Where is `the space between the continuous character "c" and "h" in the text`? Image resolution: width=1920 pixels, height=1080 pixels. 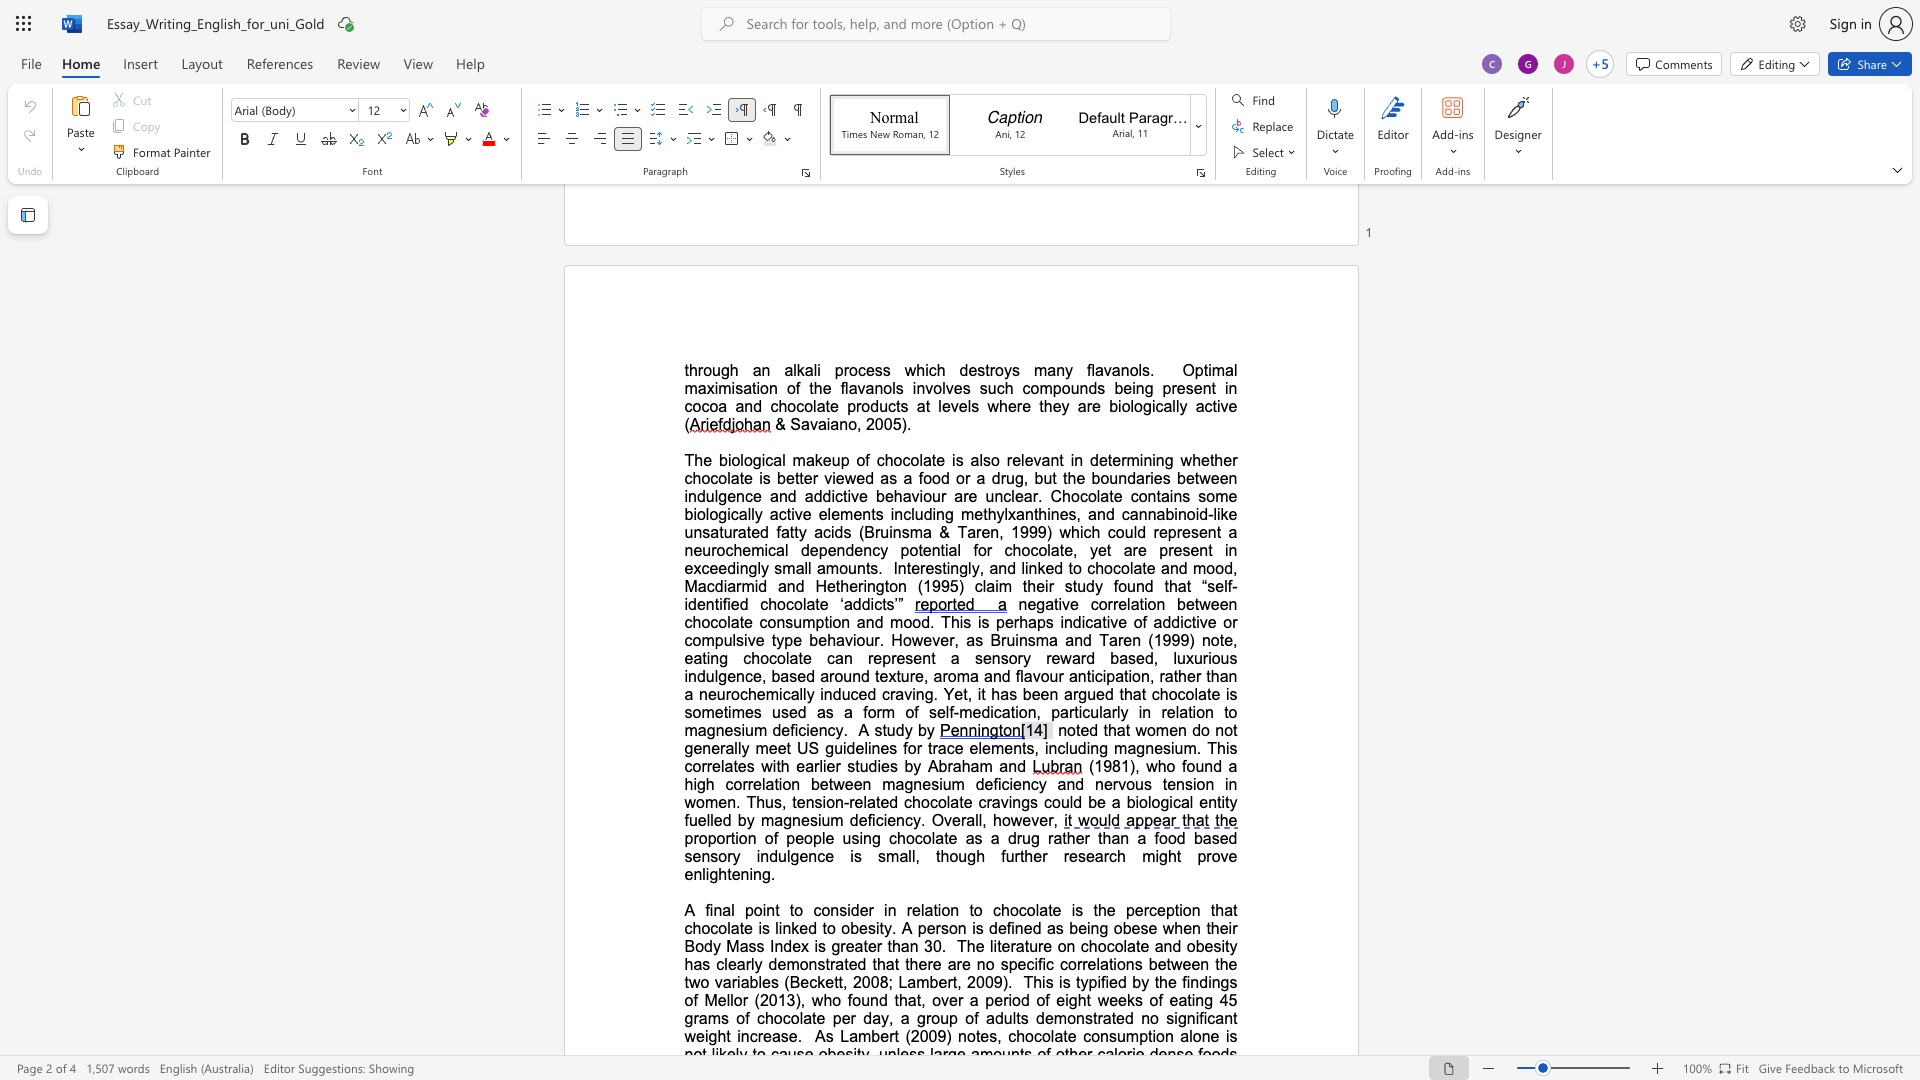 the space between the continuous character "c" and "h" in the text is located at coordinates (1001, 910).